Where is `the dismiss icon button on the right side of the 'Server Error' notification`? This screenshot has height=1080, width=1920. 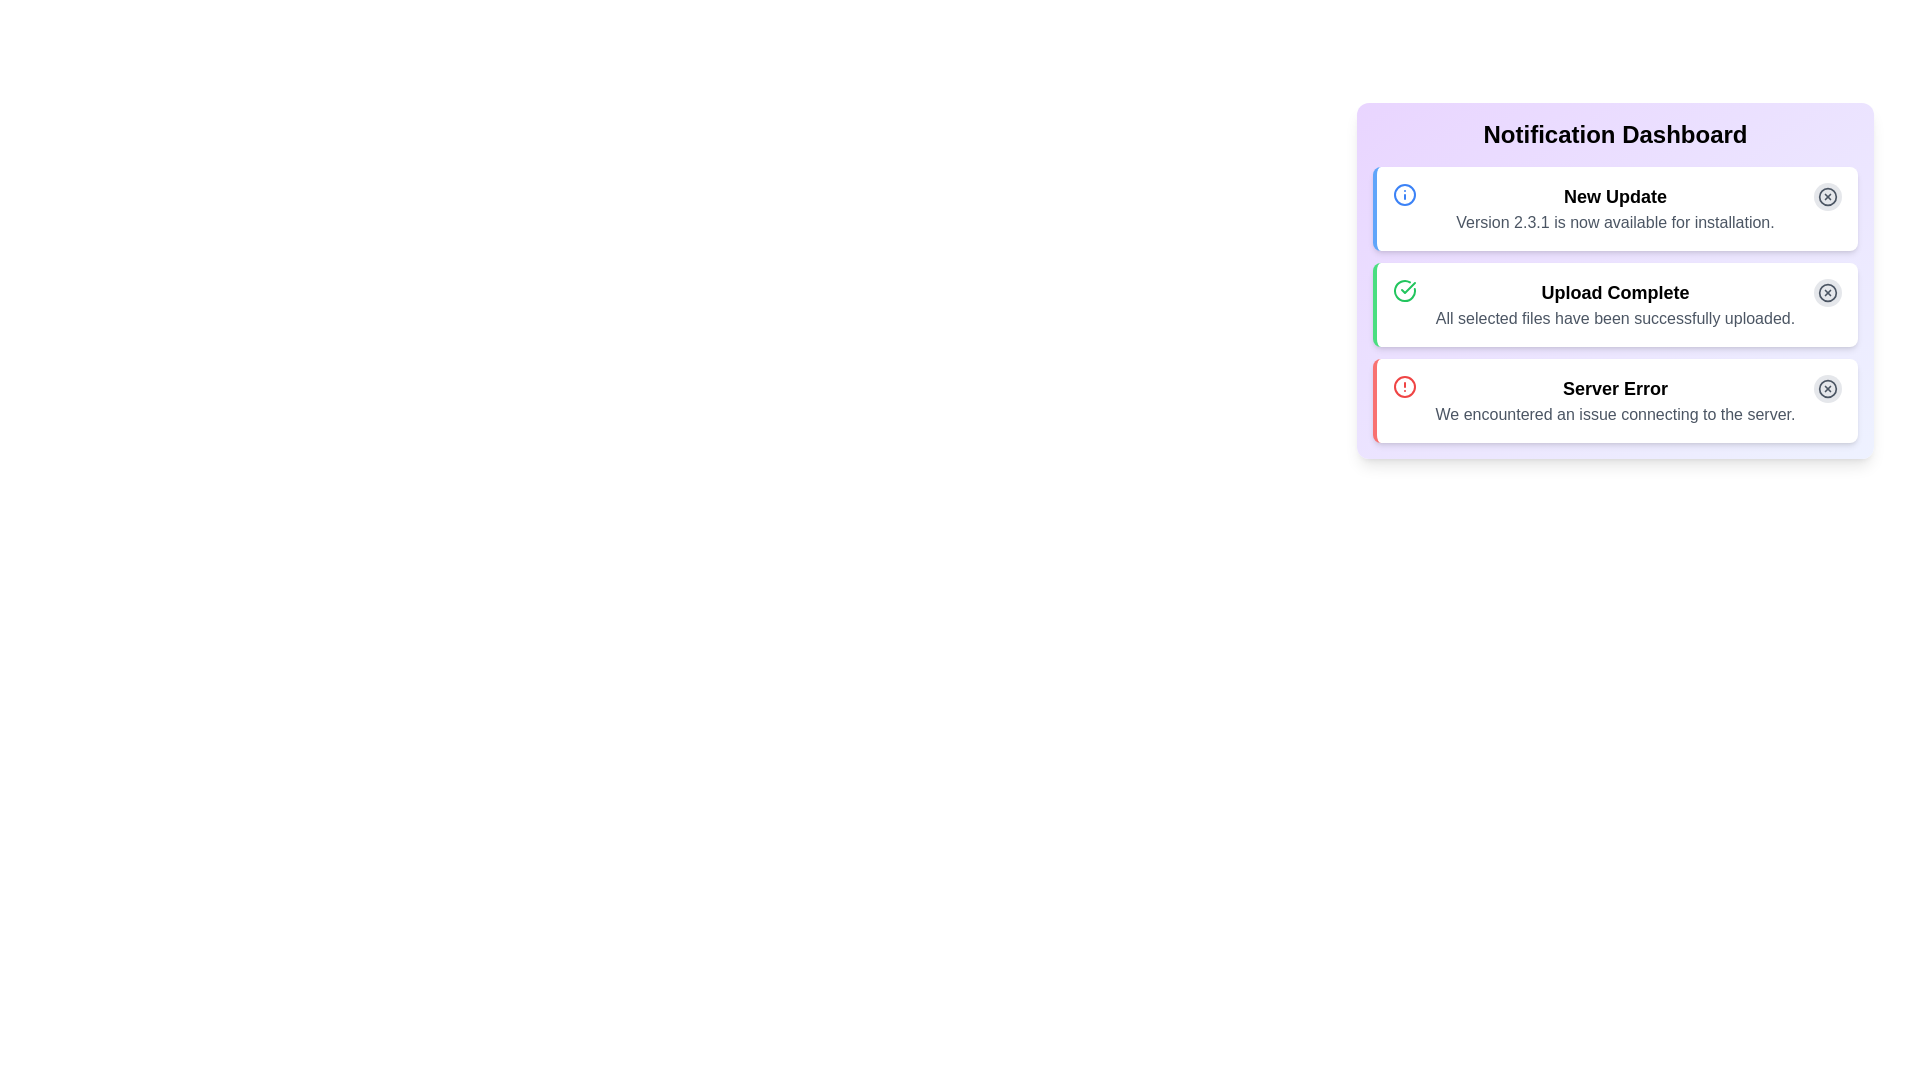 the dismiss icon button on the right side of the 'Server Error' notification is located at coordinates (1828, 389).